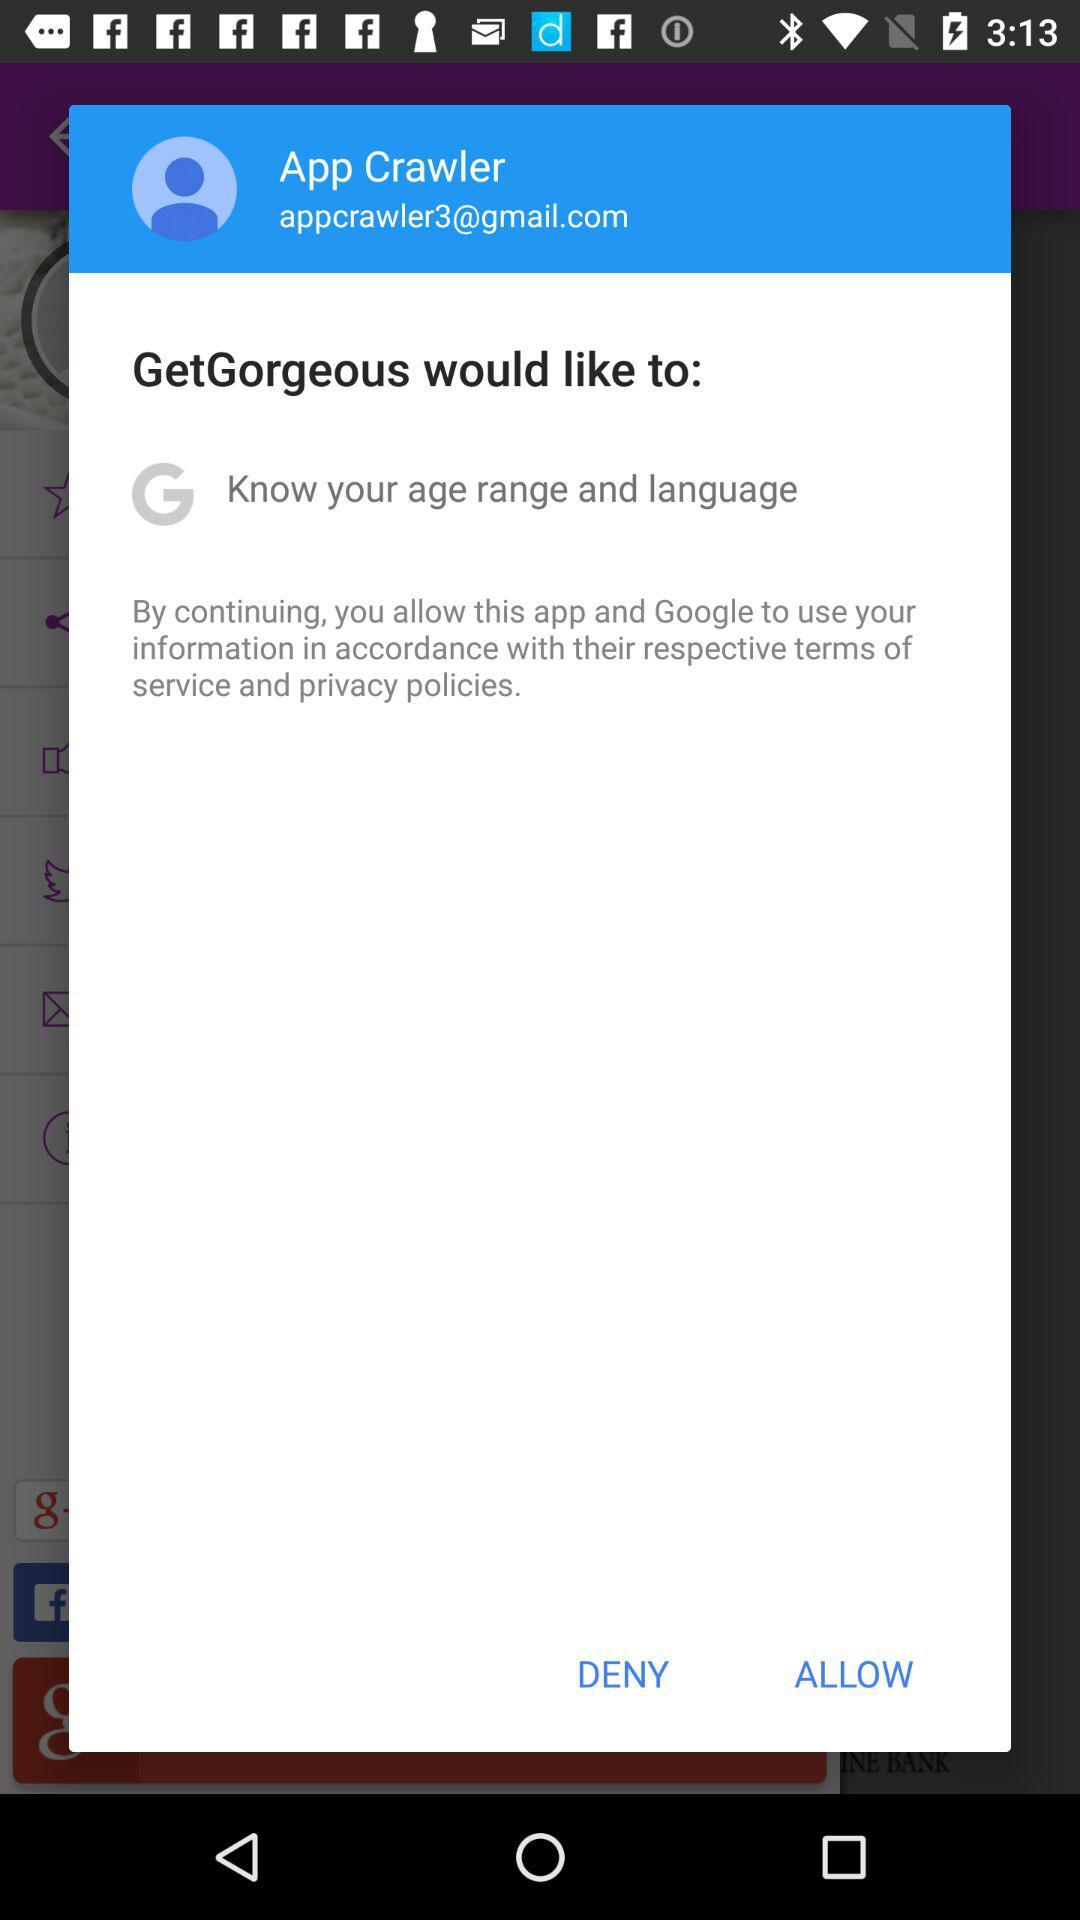 This screenshot has width=1080, height=1920. I want to click on the icon above appcrawler3@gmail.com item, so click(392, 164).